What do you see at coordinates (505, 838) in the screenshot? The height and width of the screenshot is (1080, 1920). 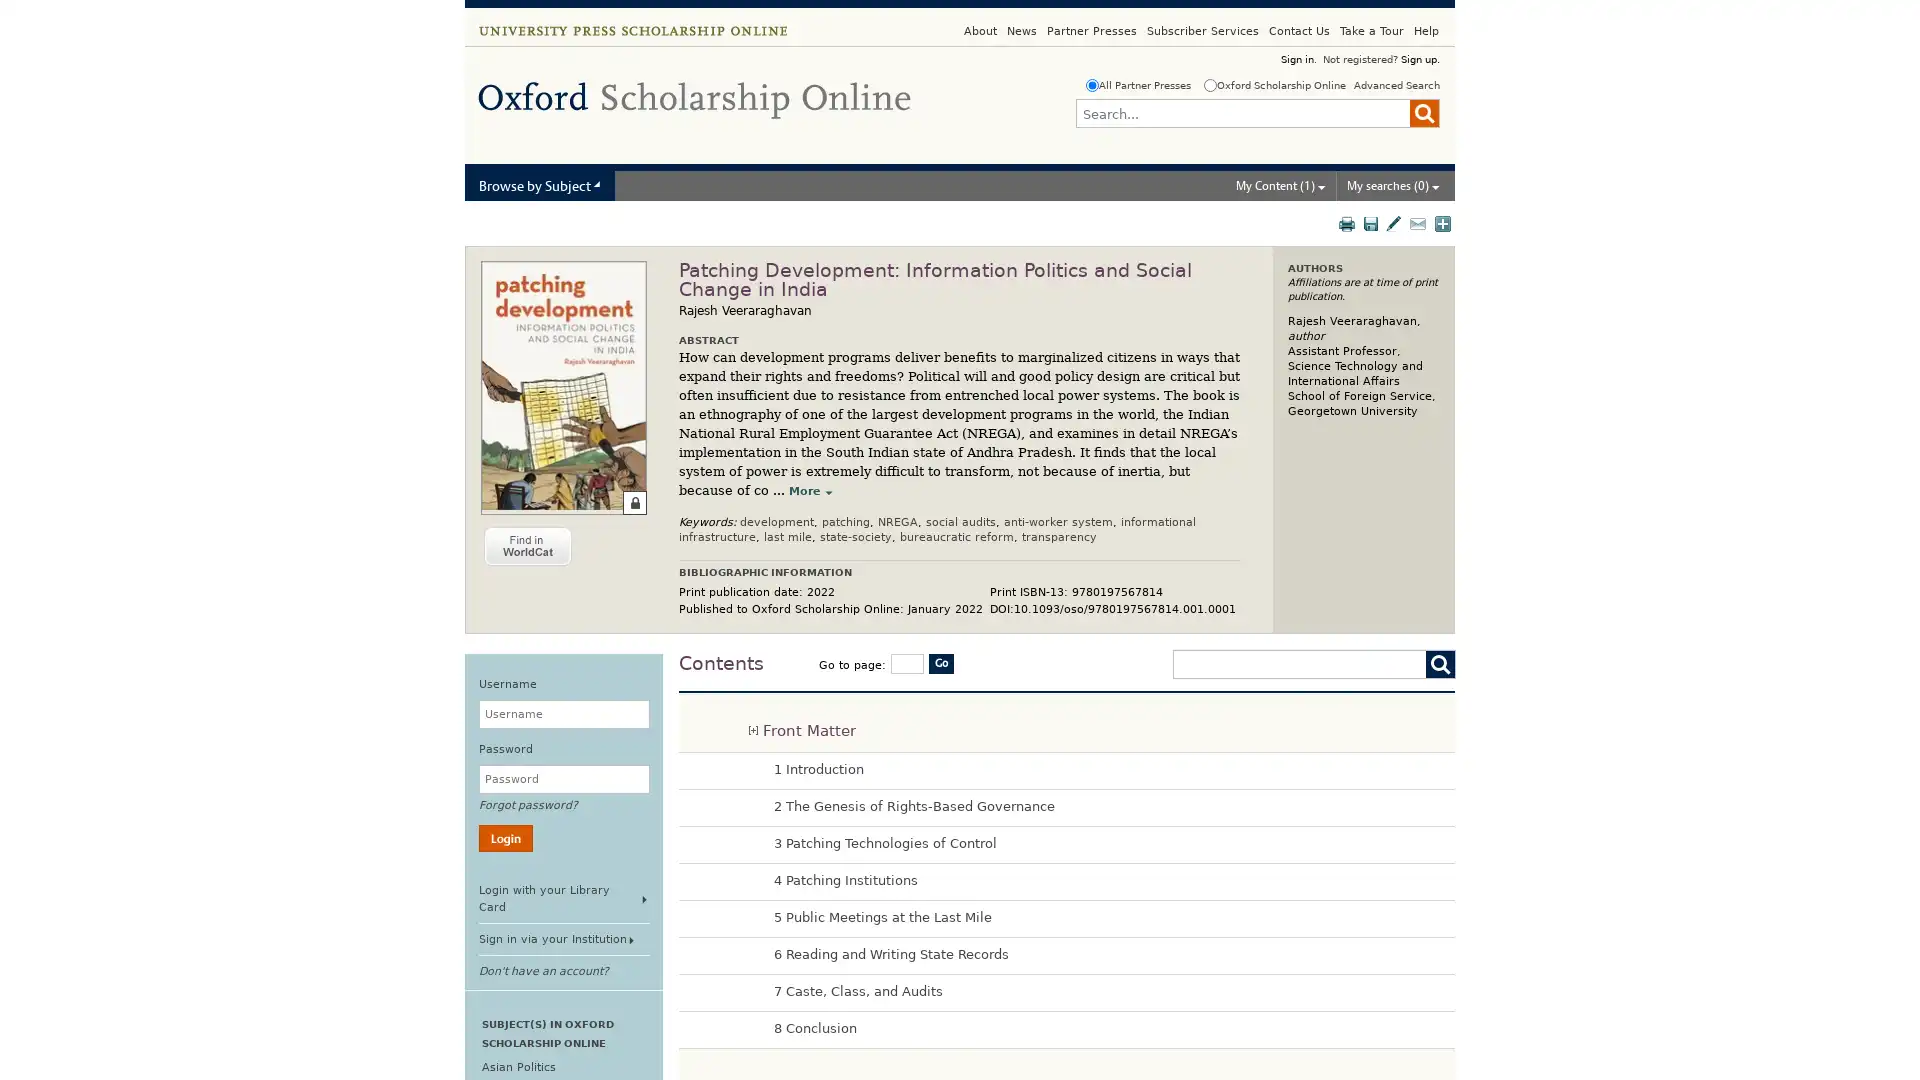 I see `Login` at bounding box center [505, 838].